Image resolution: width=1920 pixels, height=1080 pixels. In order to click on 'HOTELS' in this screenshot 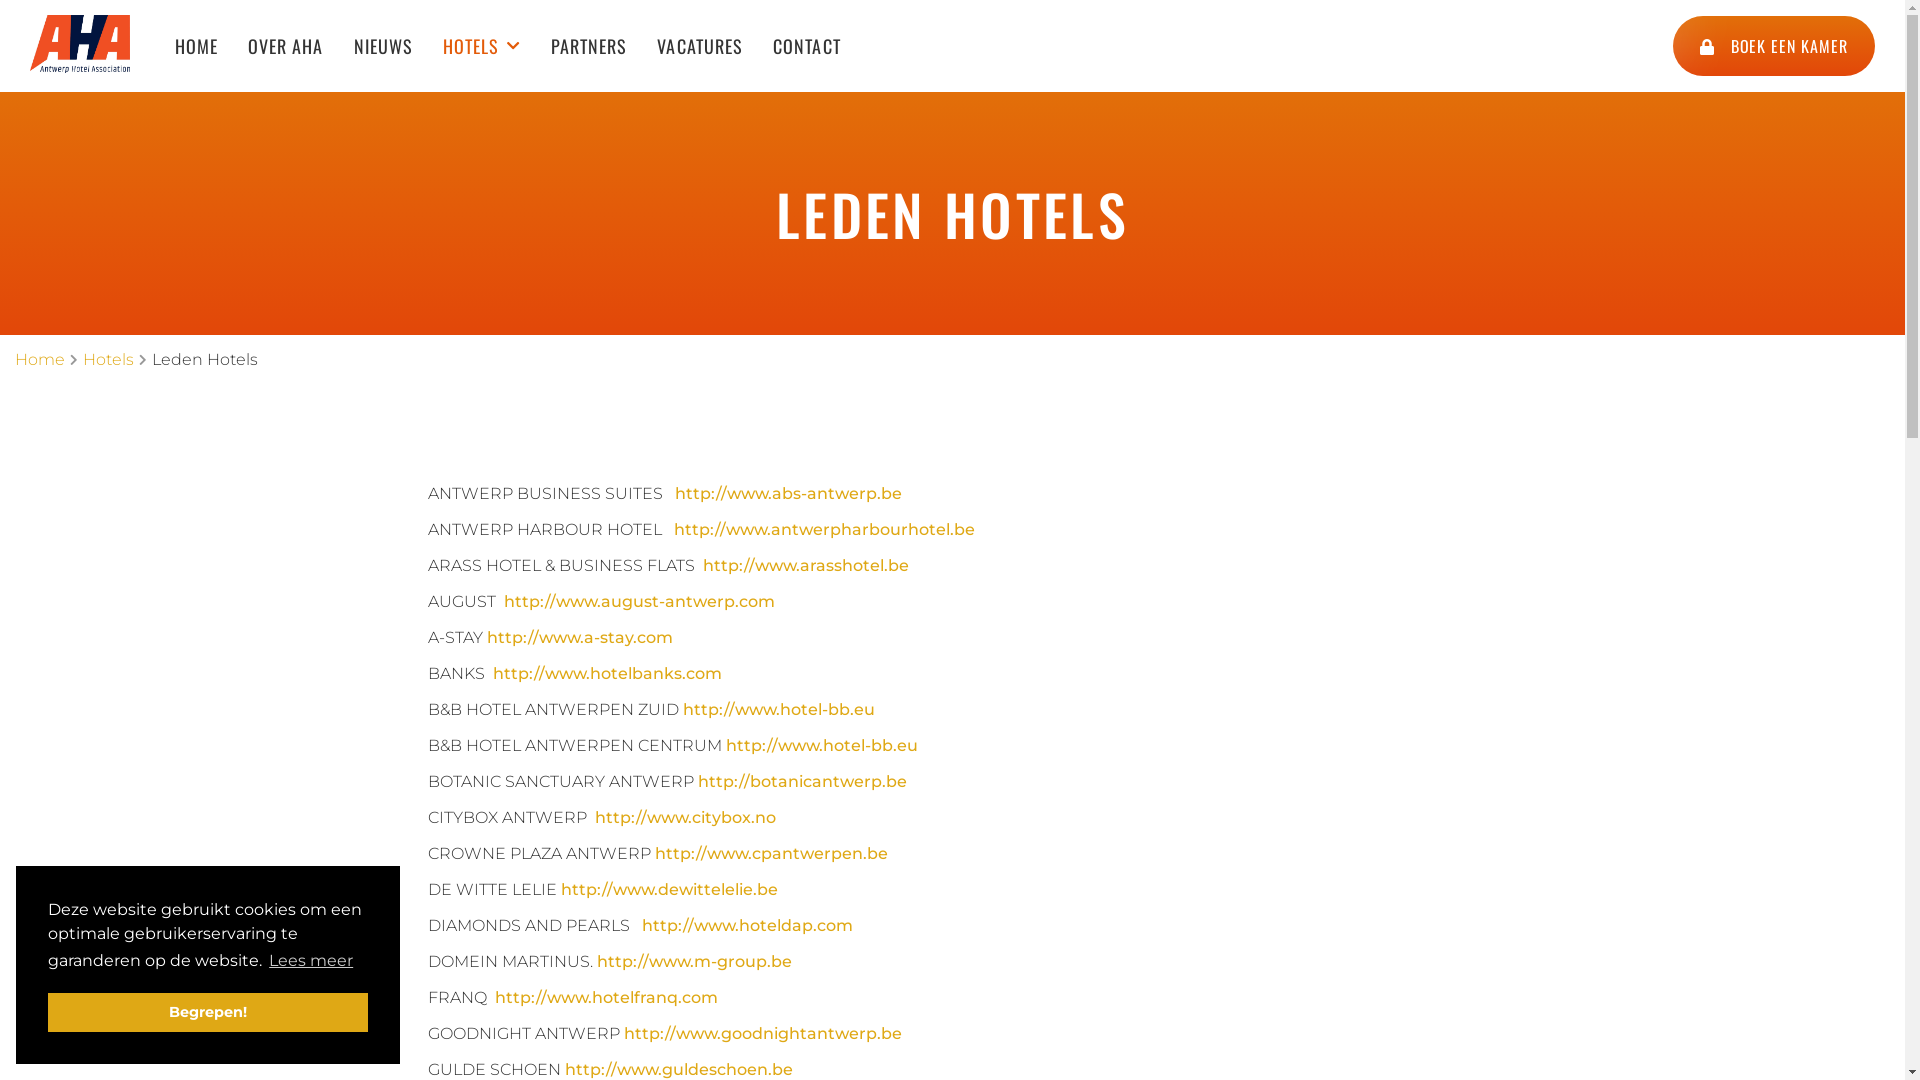, I will do `click(481, 45)`.